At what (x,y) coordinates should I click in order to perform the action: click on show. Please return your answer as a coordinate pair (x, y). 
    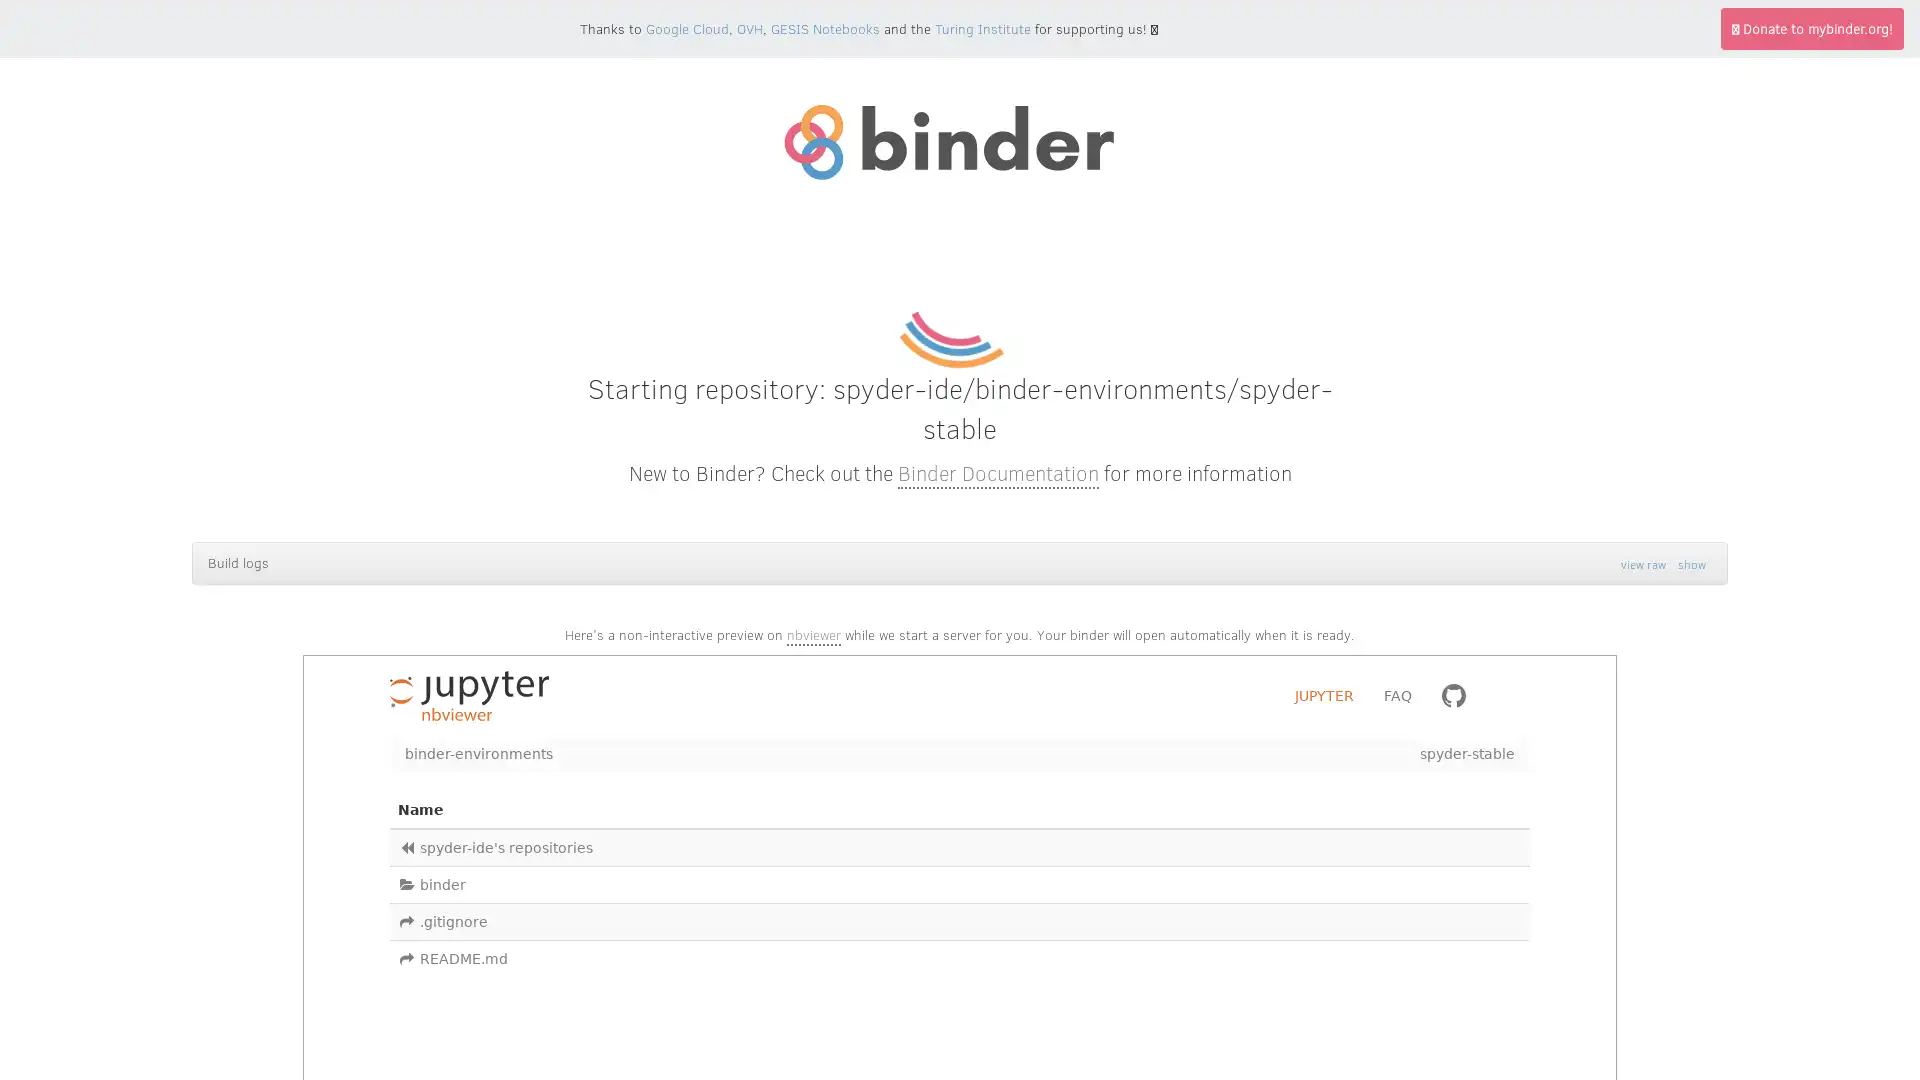
    Looking at the image, I should click on (1691, 563).